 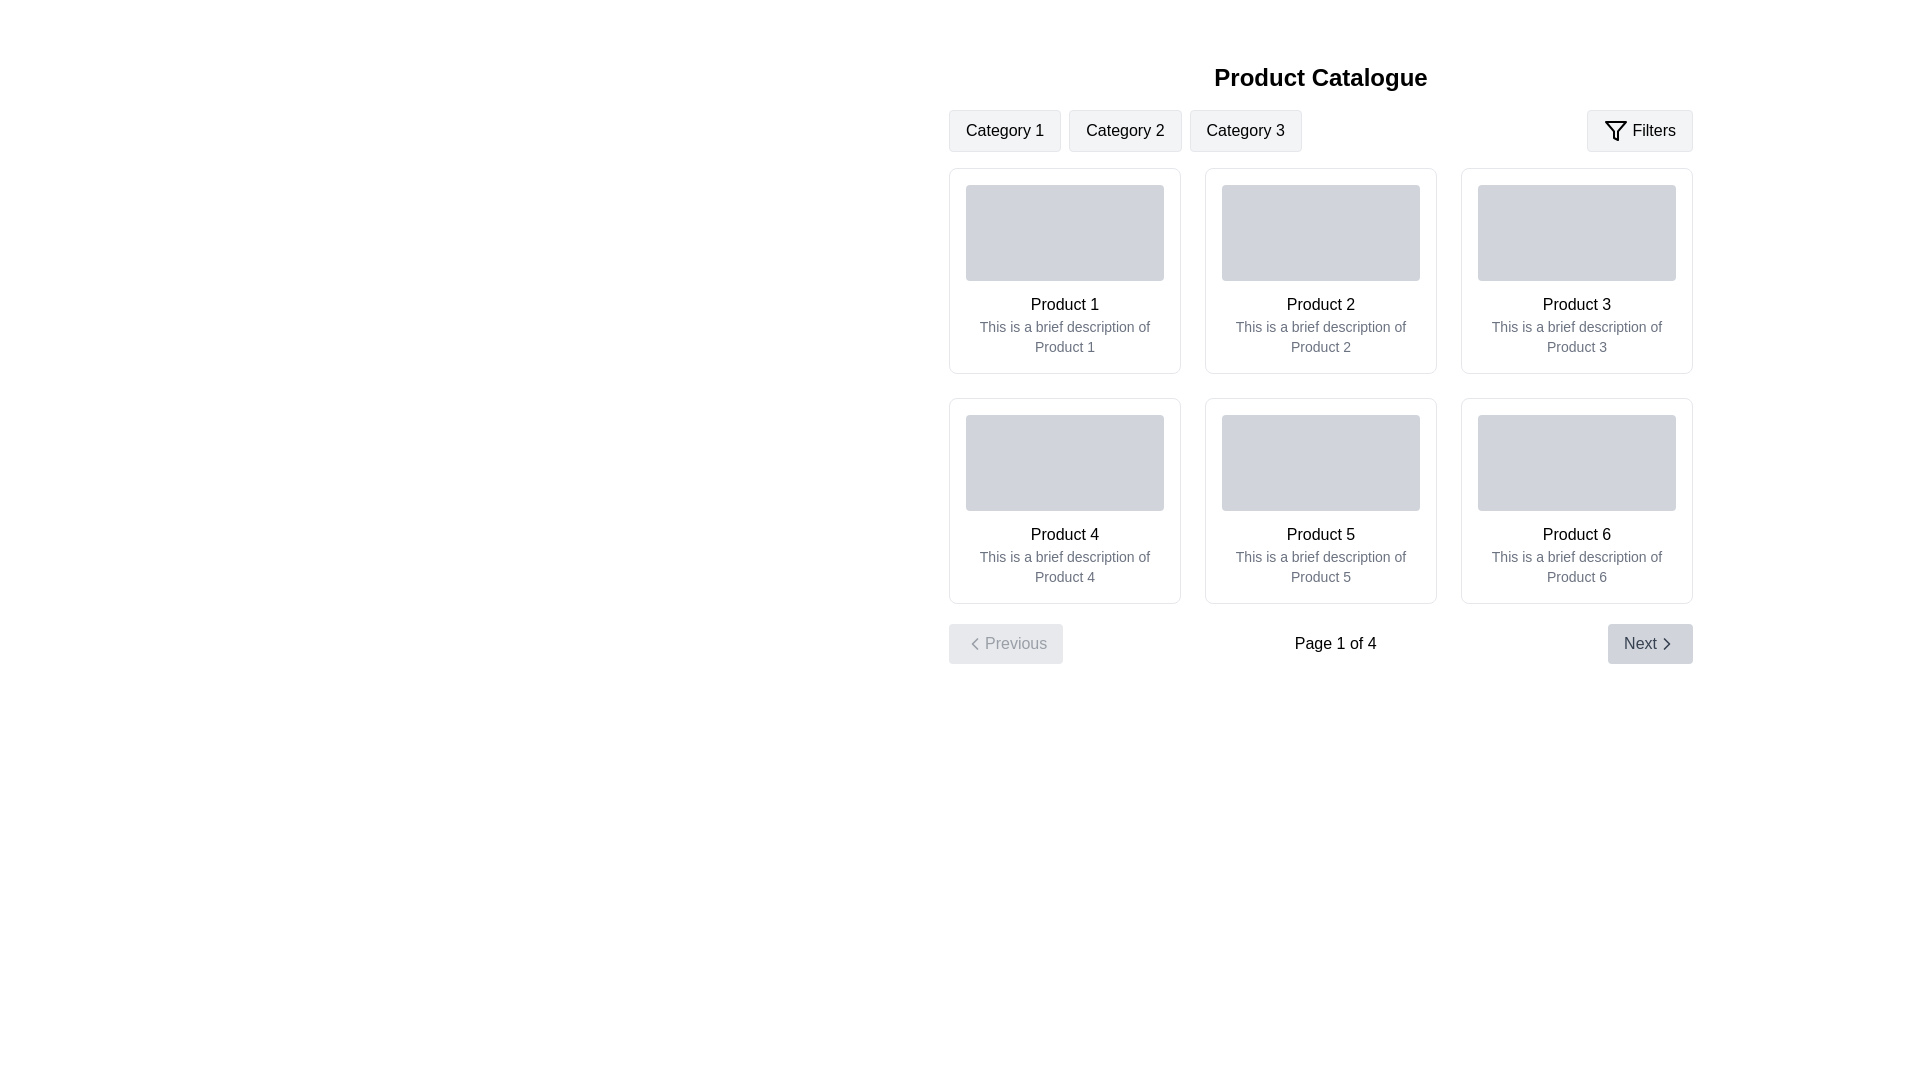 What do you see at coordinates (1064, 462) in the screenshot?
I see `the Image Placeholder with a gray background and rounded corners located at the top of the 'Product 4' card` at bounding box center [1064, 462].